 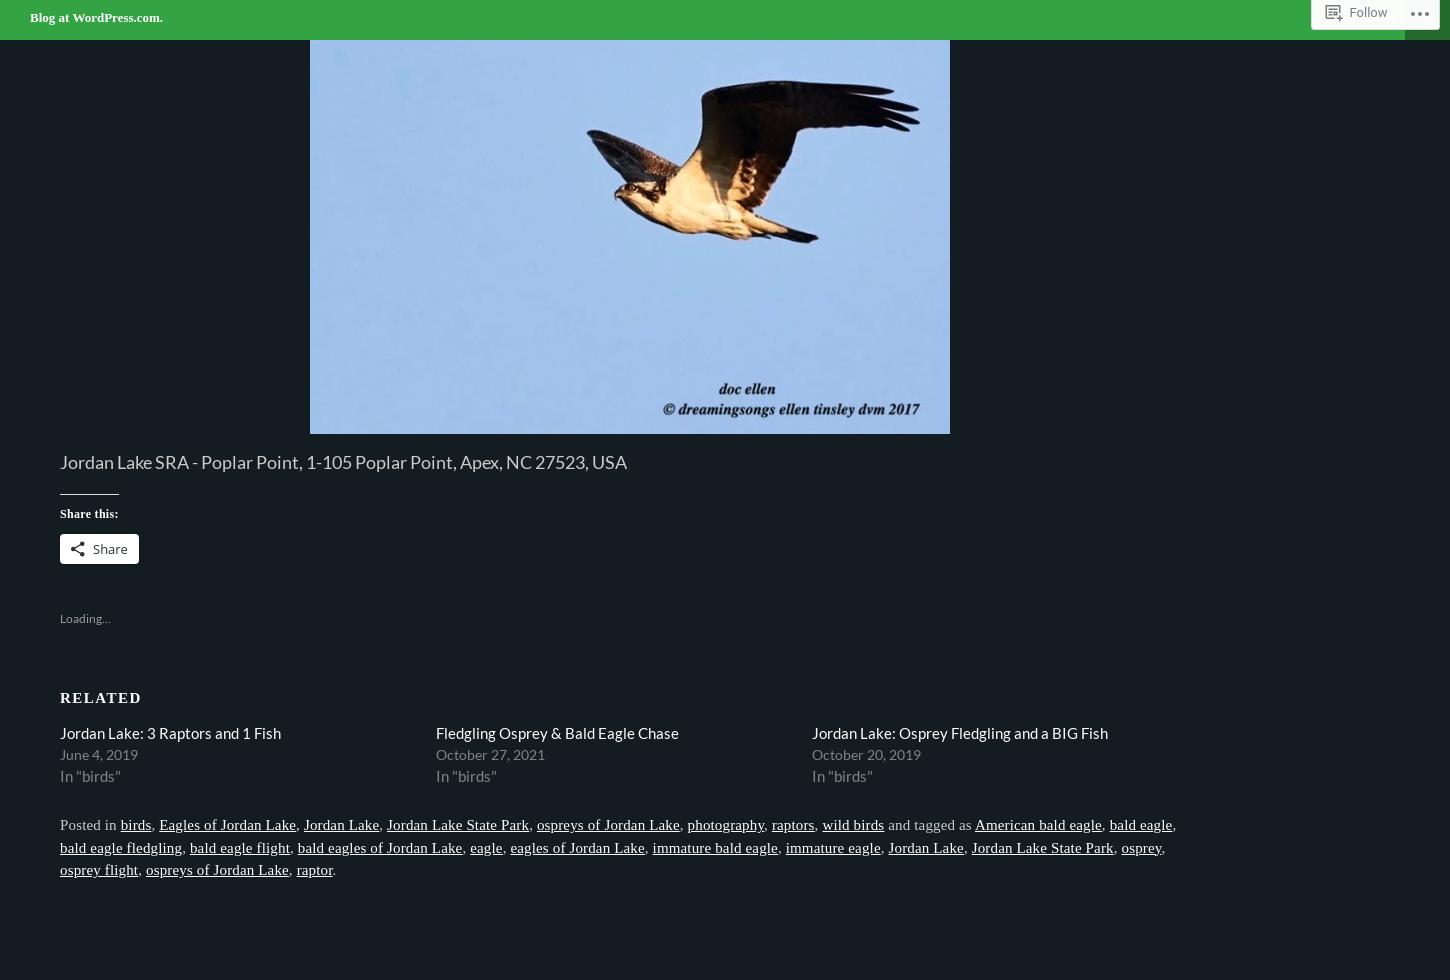 What do you see at coordinates (110, 548) in the screenshot?
I see `'Share'` at bounding box center [110, 548].